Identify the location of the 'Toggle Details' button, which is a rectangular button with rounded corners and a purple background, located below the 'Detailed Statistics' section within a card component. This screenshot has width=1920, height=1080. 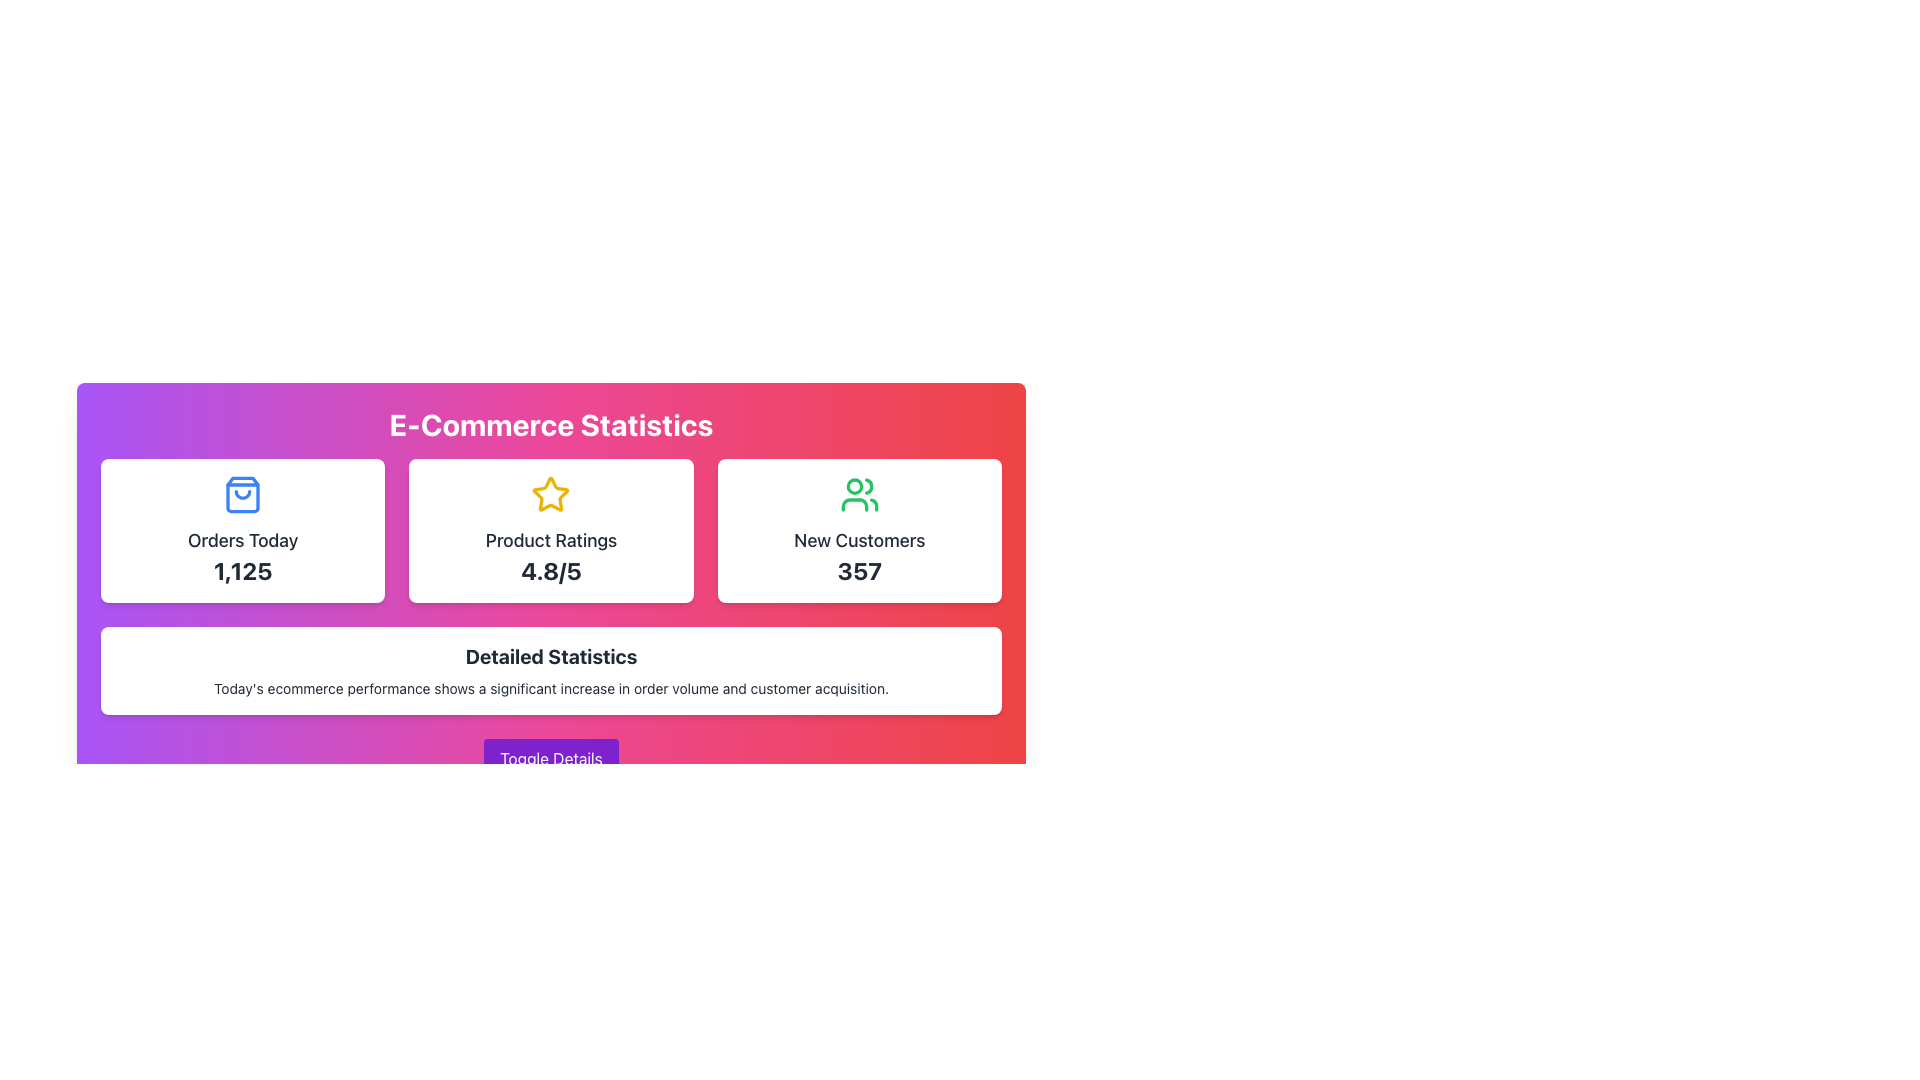
(551, 759).